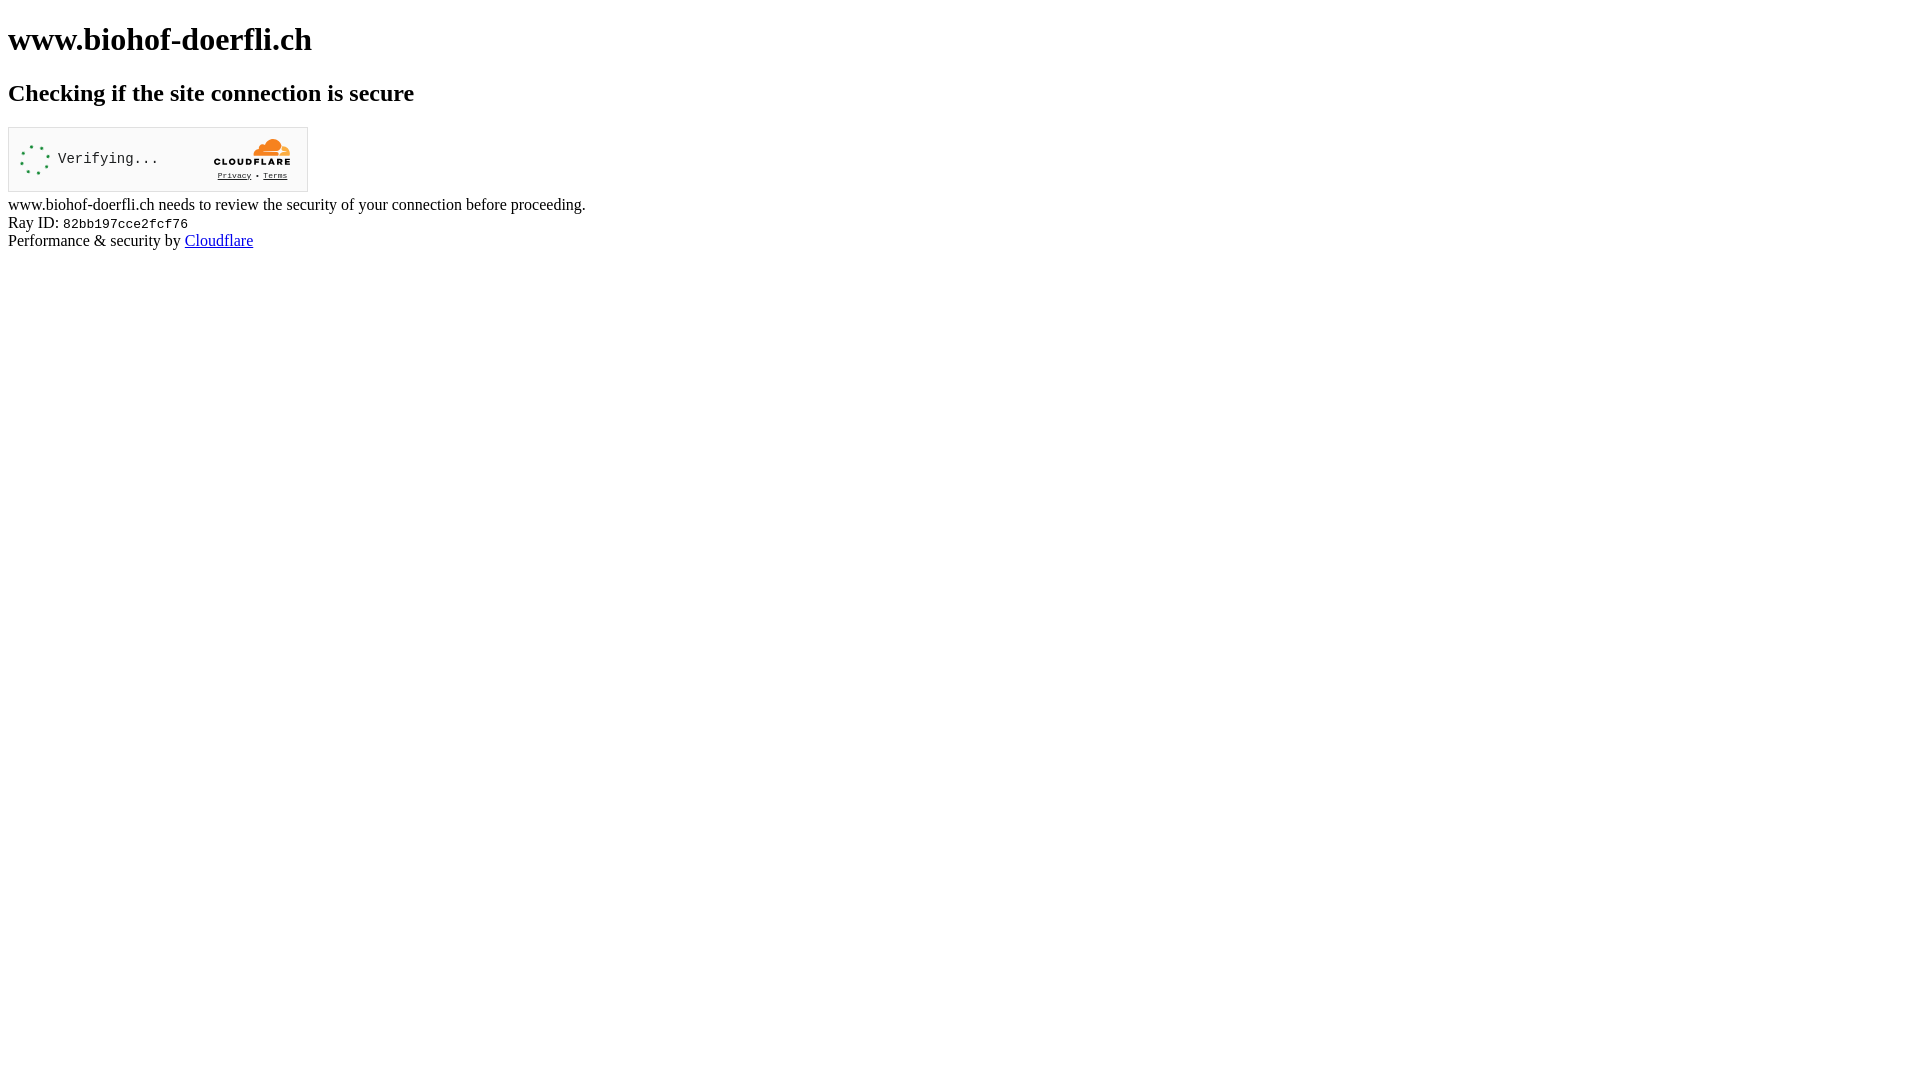 The image size is (1920, 1080). I want to click on 'Widget containing a Cloudflare security challenge', so click(157, 158).